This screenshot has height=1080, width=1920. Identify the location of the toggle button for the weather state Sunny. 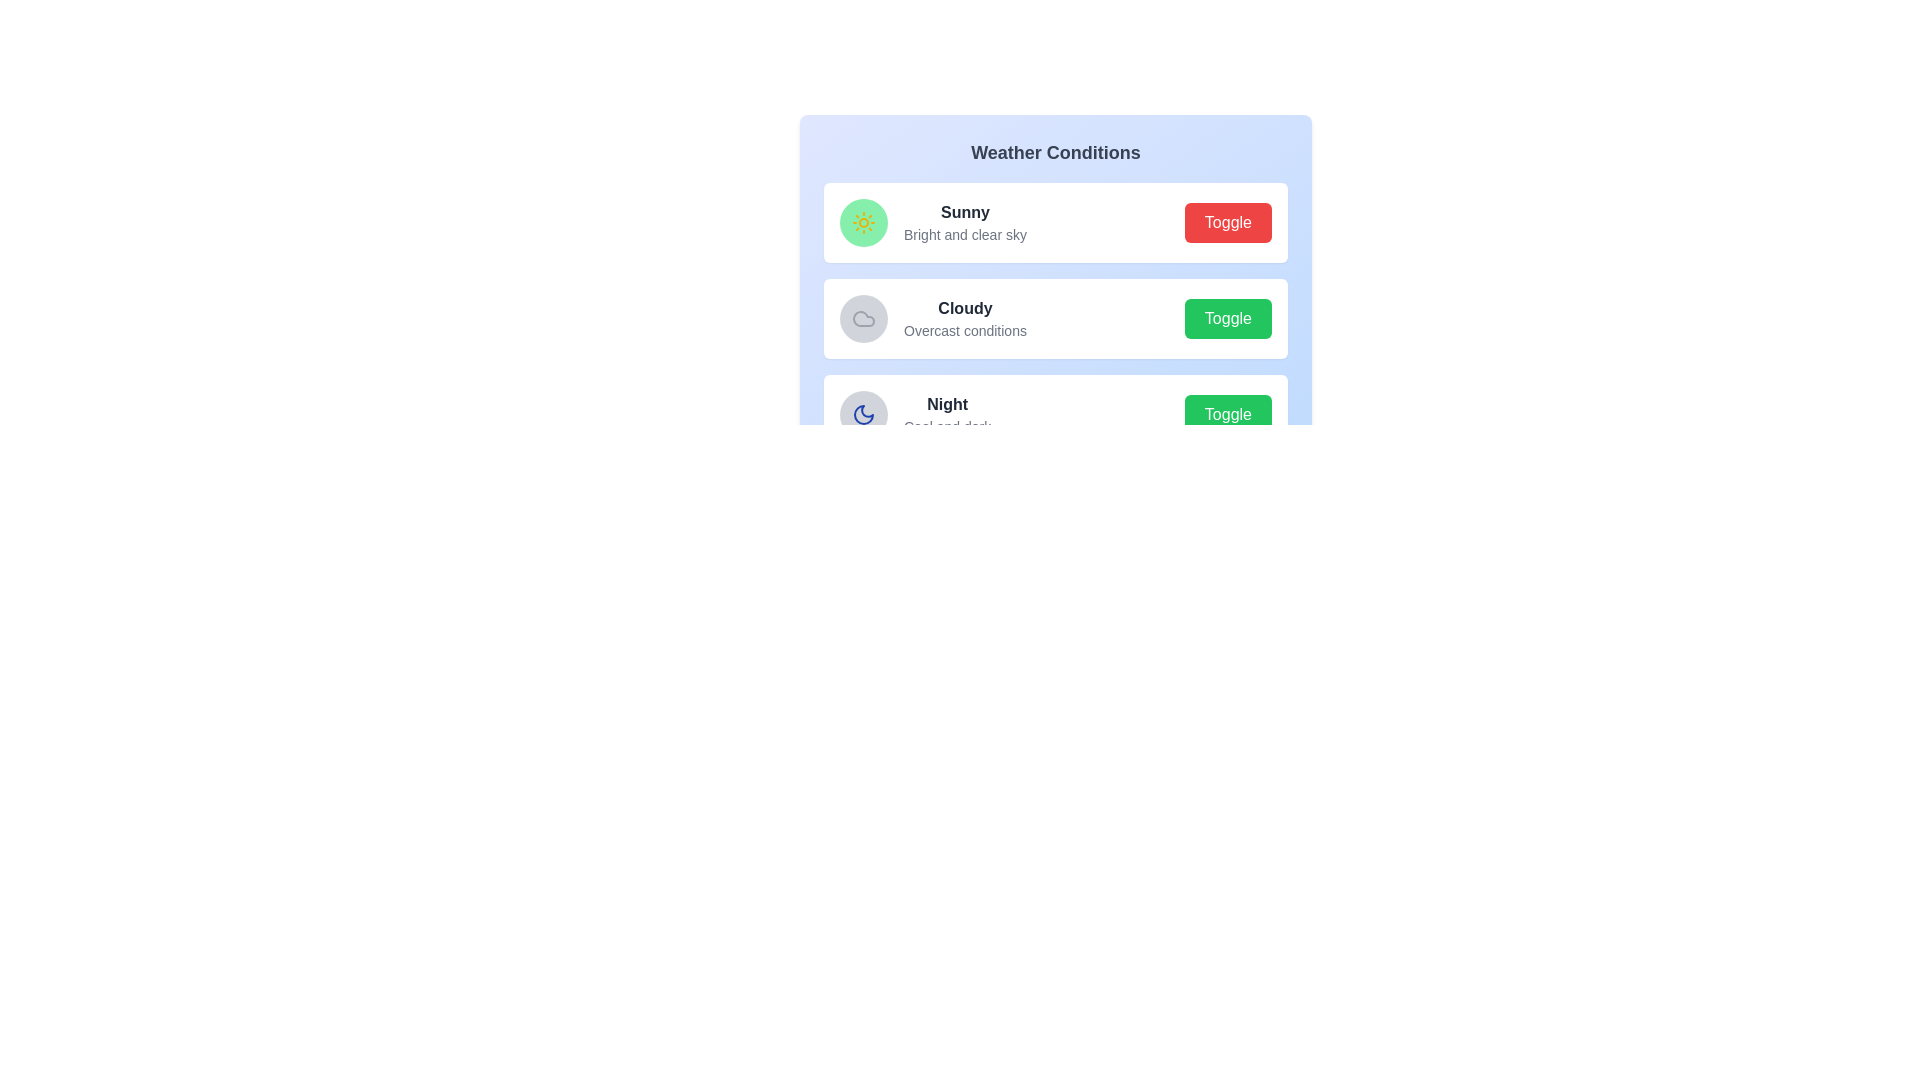
(1227, 223).